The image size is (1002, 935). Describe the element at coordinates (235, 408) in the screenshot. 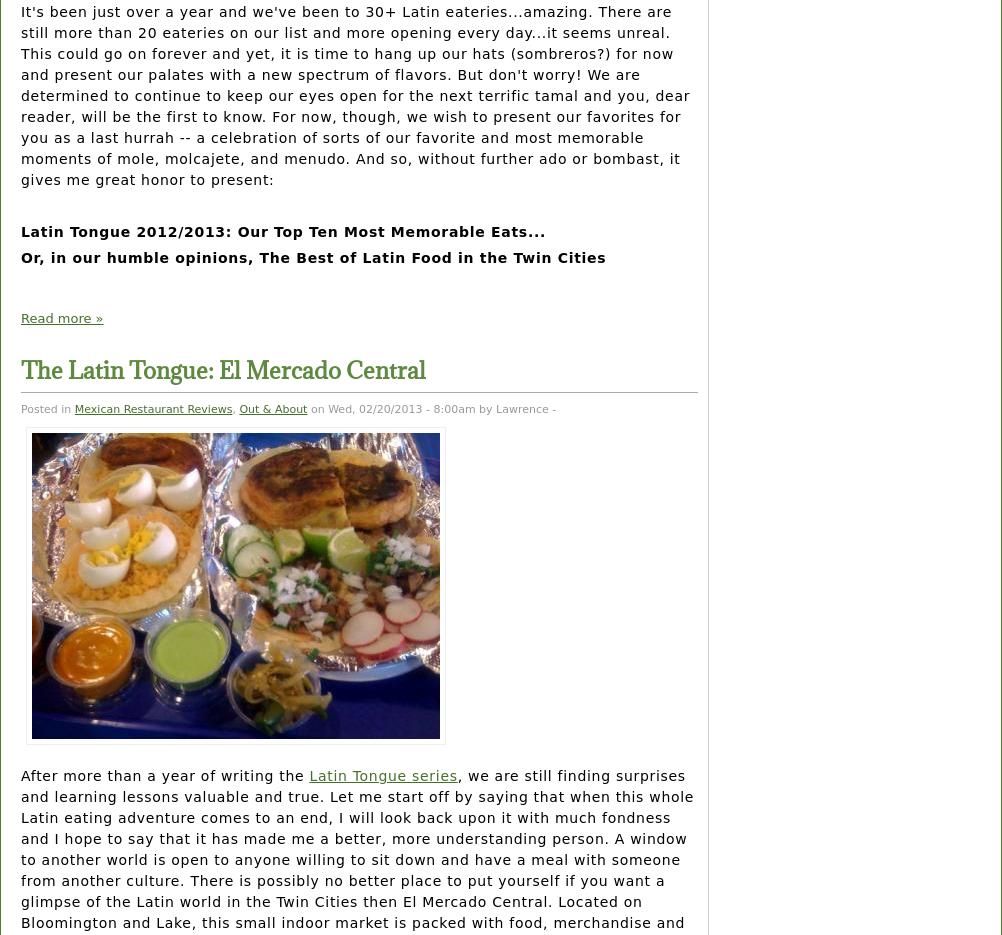

I see `','` at that location.